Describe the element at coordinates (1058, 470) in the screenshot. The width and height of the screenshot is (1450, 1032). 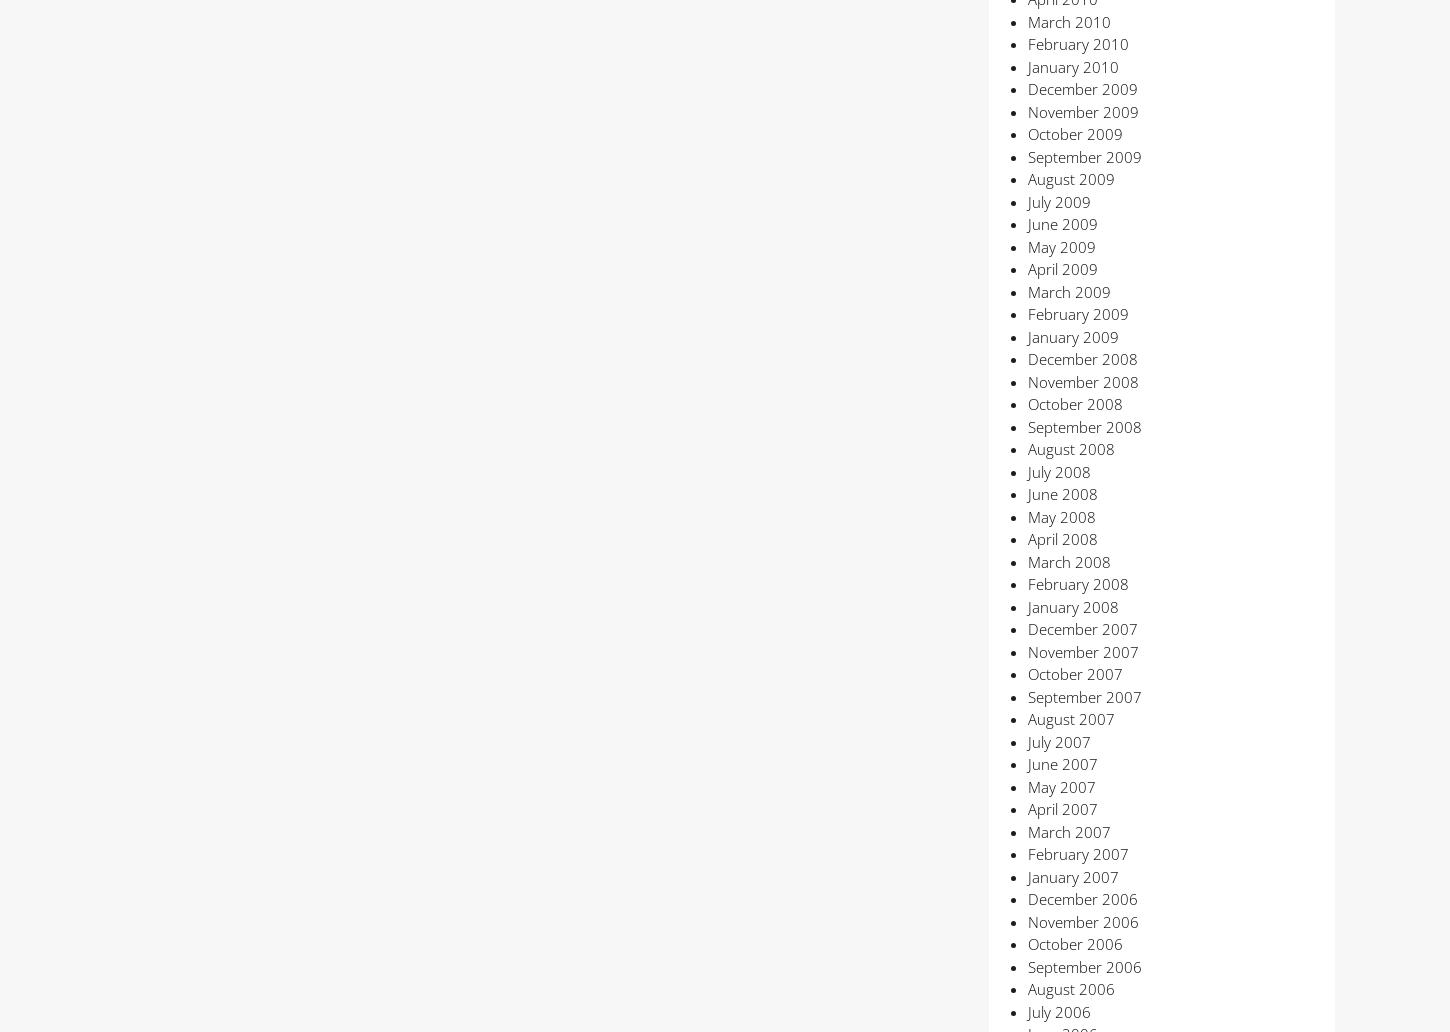
I see `'July 2008'` at that location.